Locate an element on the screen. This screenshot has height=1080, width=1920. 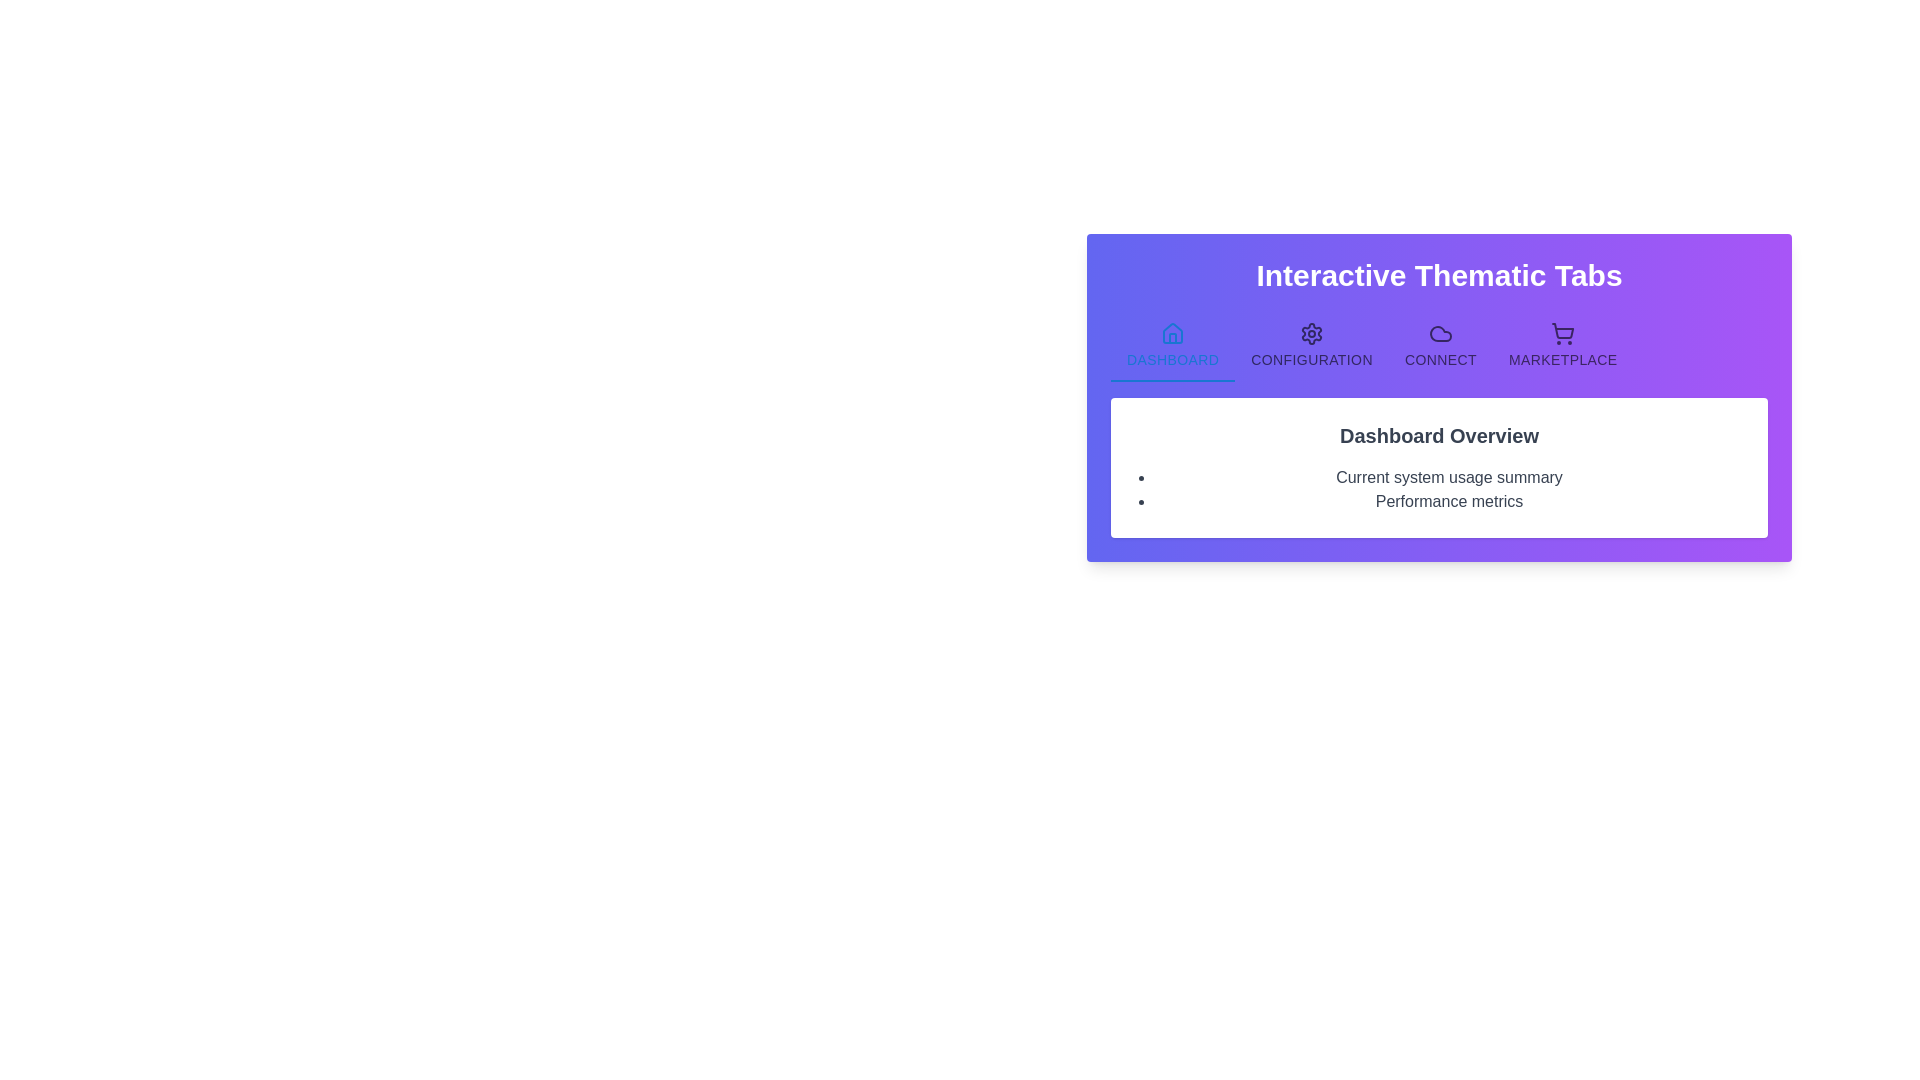
the 'Dashboard' tab in the navigation bar is located at coordinates (1172, 345).